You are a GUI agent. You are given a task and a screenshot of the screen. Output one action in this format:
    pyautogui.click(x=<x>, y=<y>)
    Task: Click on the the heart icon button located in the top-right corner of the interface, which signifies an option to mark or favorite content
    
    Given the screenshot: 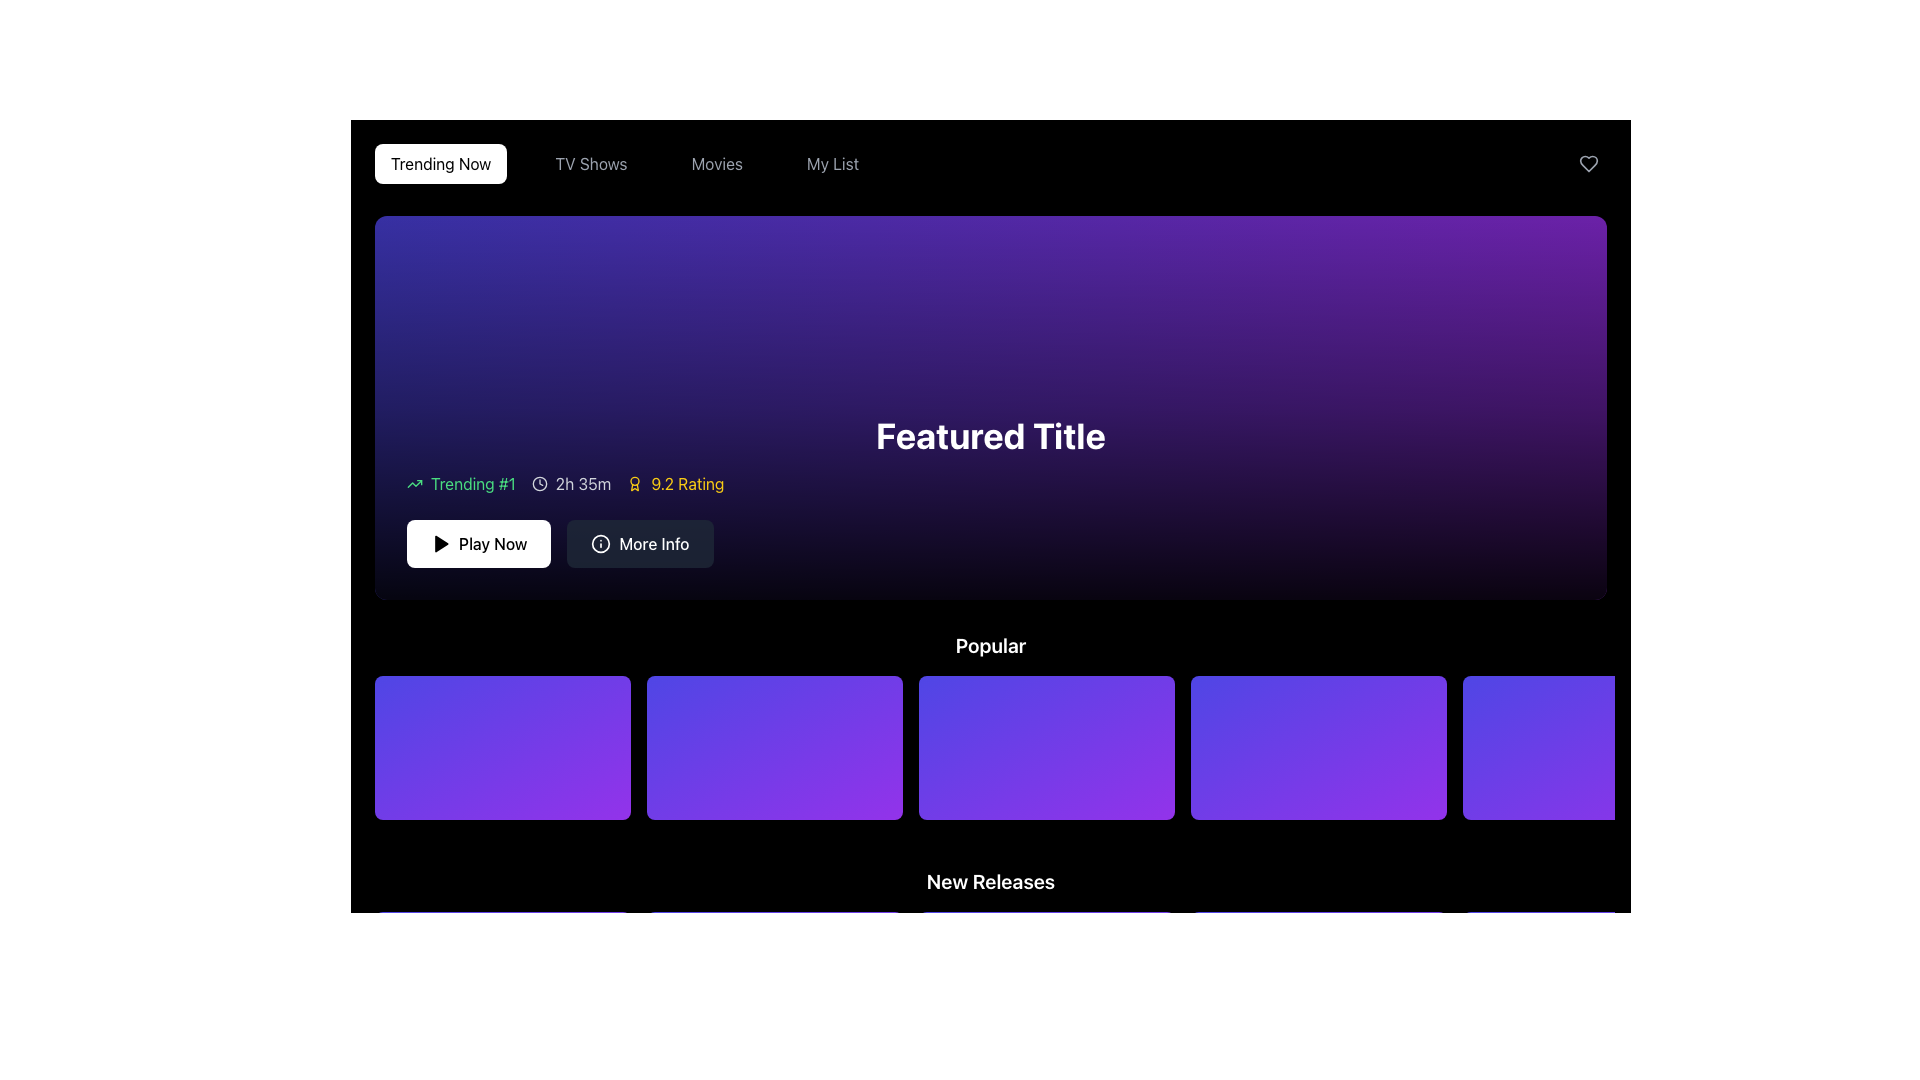 What is the action you would take?
    pyautogui.click(x=1587, y=163)
    